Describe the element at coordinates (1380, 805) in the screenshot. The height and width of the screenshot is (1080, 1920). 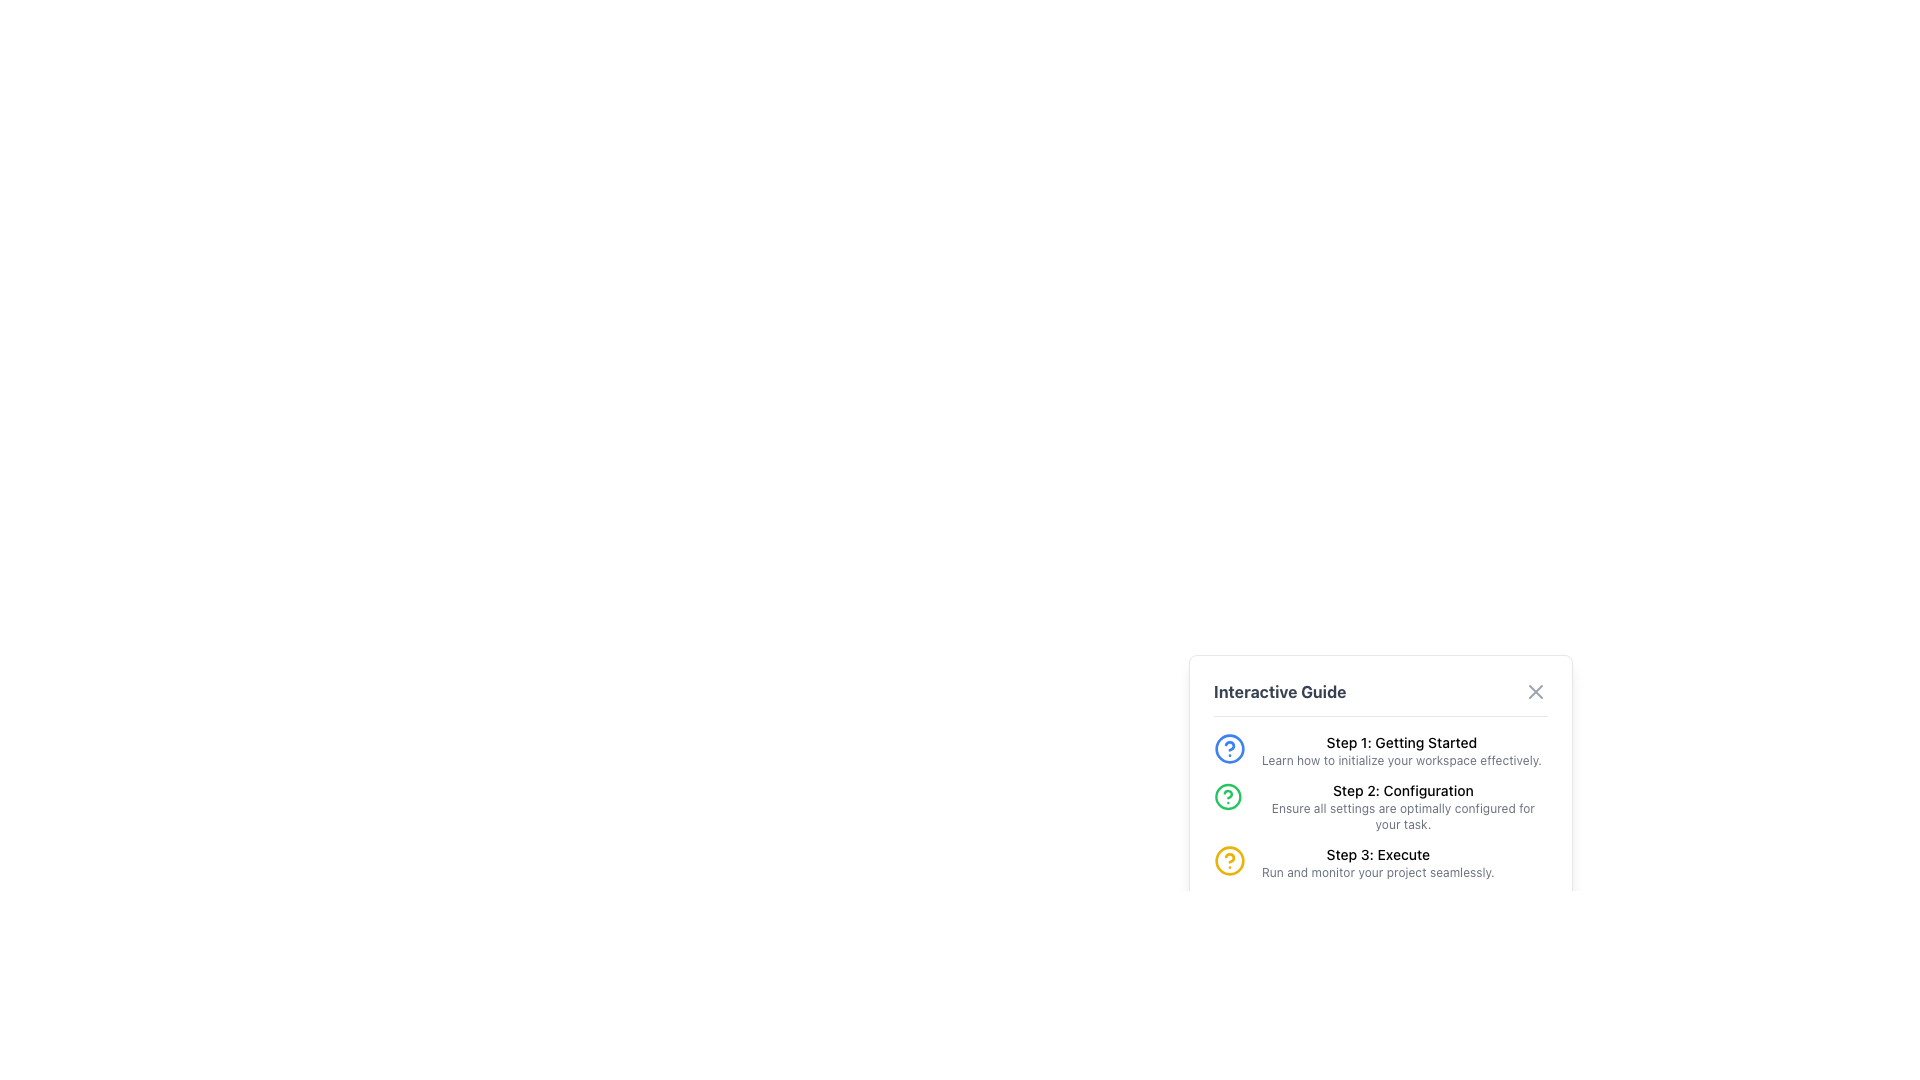
I see `the Informative Section, which provides the title and a brief description of the second step in the interactive guide, located centrally between Step 1 and Step 3` at that location.